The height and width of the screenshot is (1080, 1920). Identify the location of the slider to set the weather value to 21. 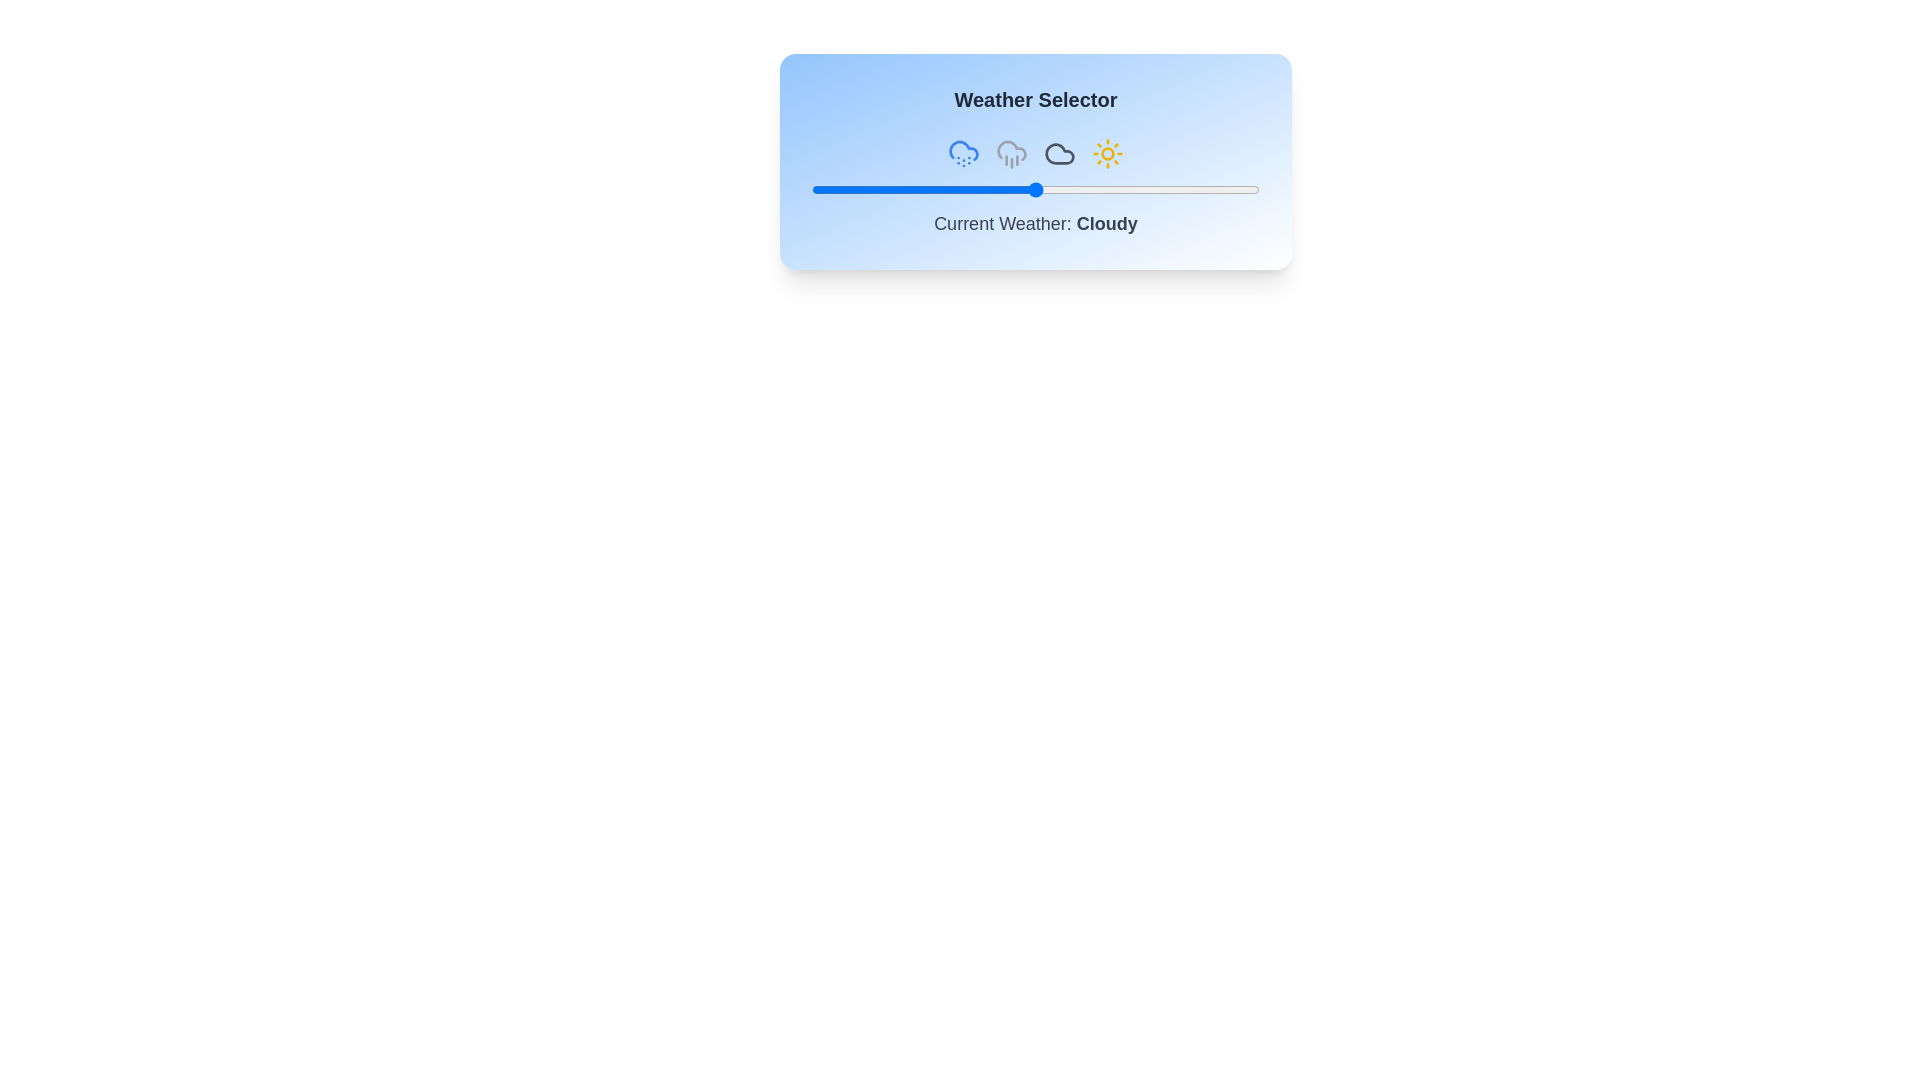
(905, 189).